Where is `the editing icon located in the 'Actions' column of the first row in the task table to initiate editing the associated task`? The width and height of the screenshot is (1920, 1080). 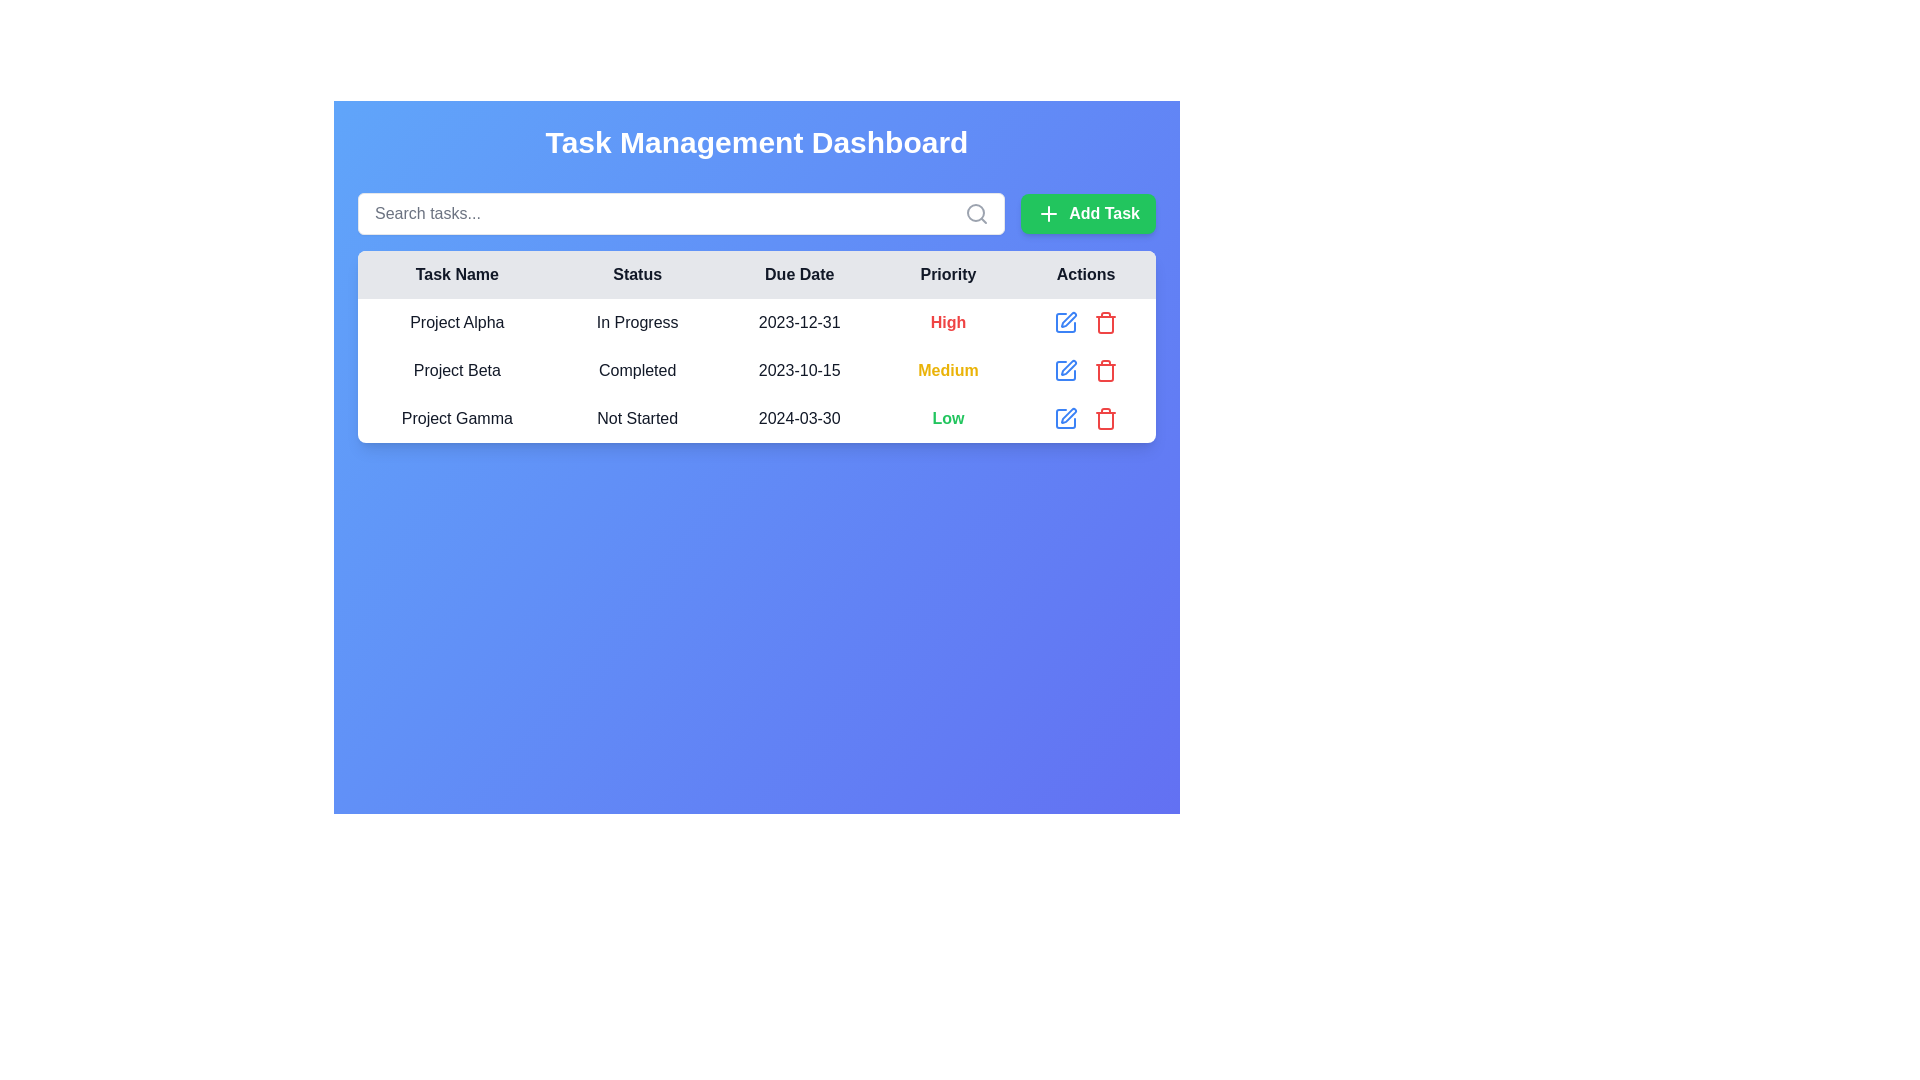
the editing icon located in the 'Actions' column of the first row in the task table to initiate editing the associated task is located at coordinates (1064, 322).